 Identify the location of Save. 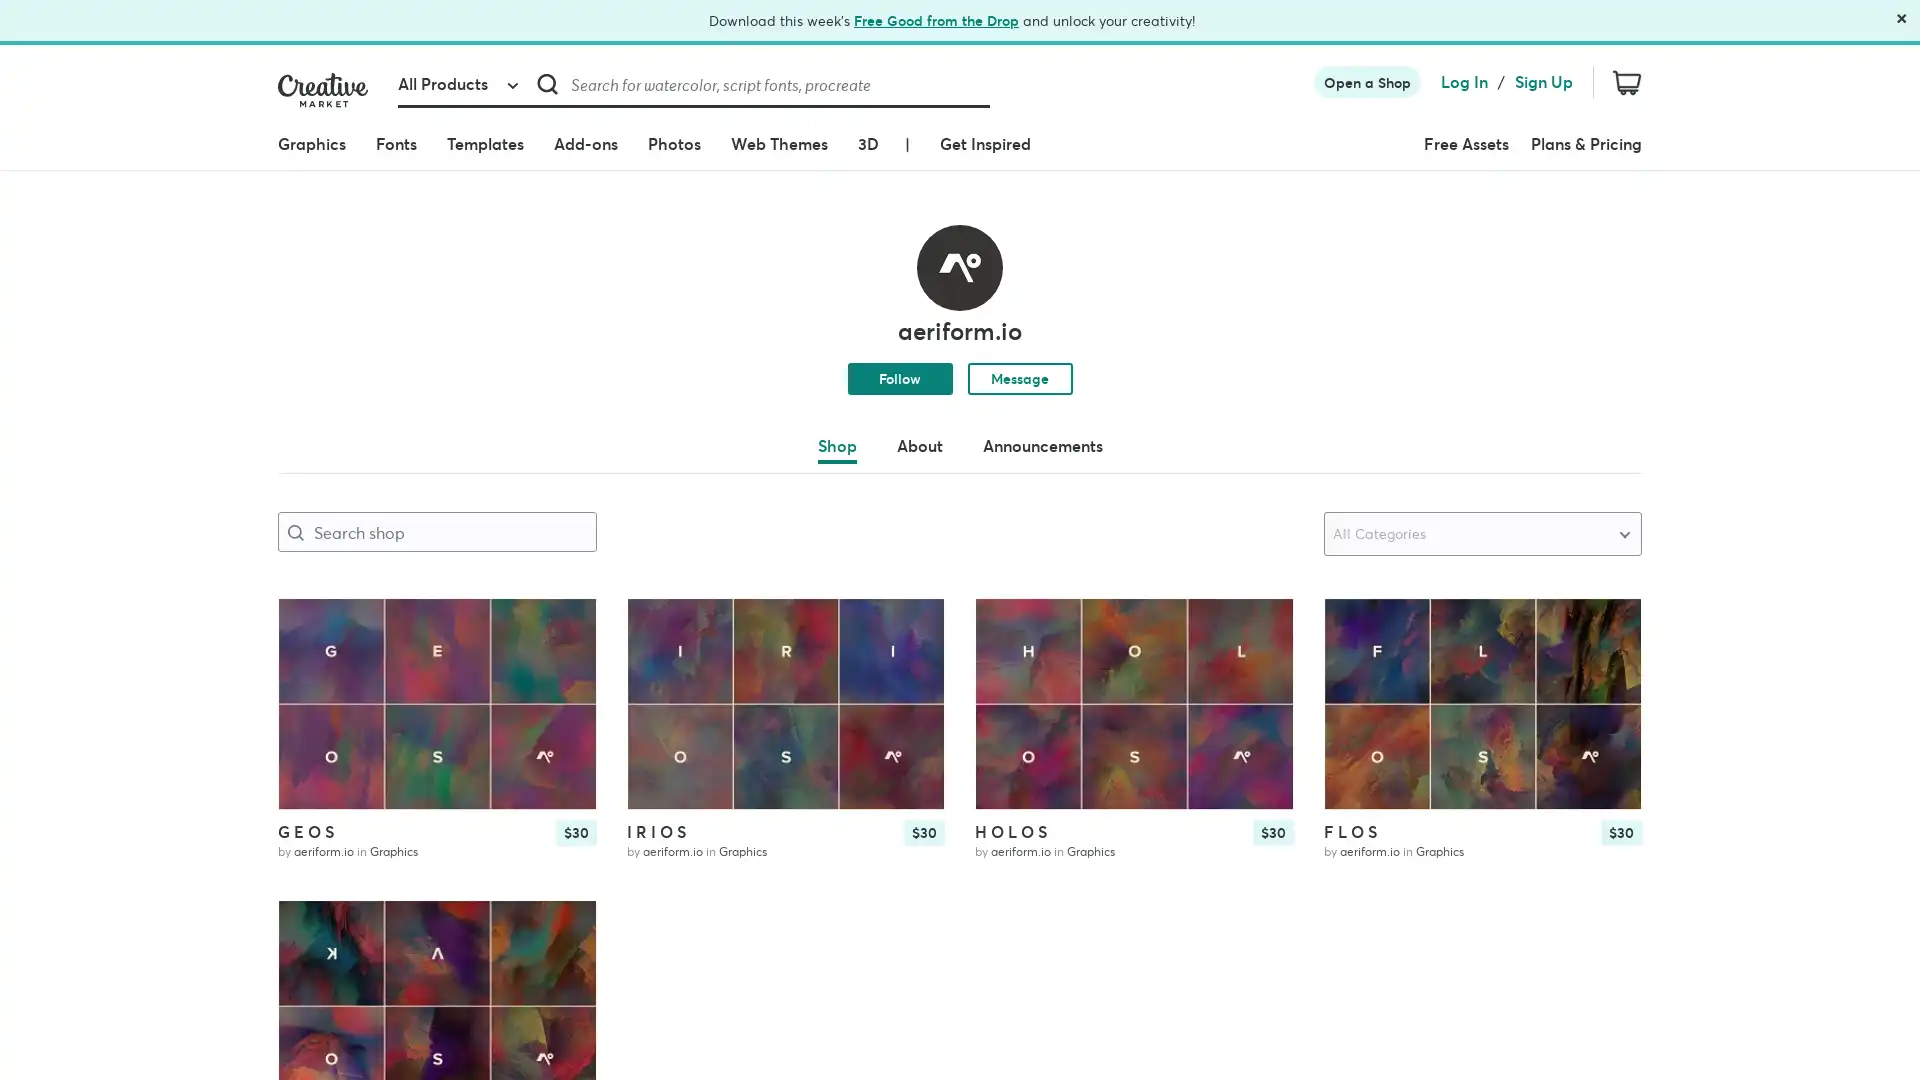
(911, 660).